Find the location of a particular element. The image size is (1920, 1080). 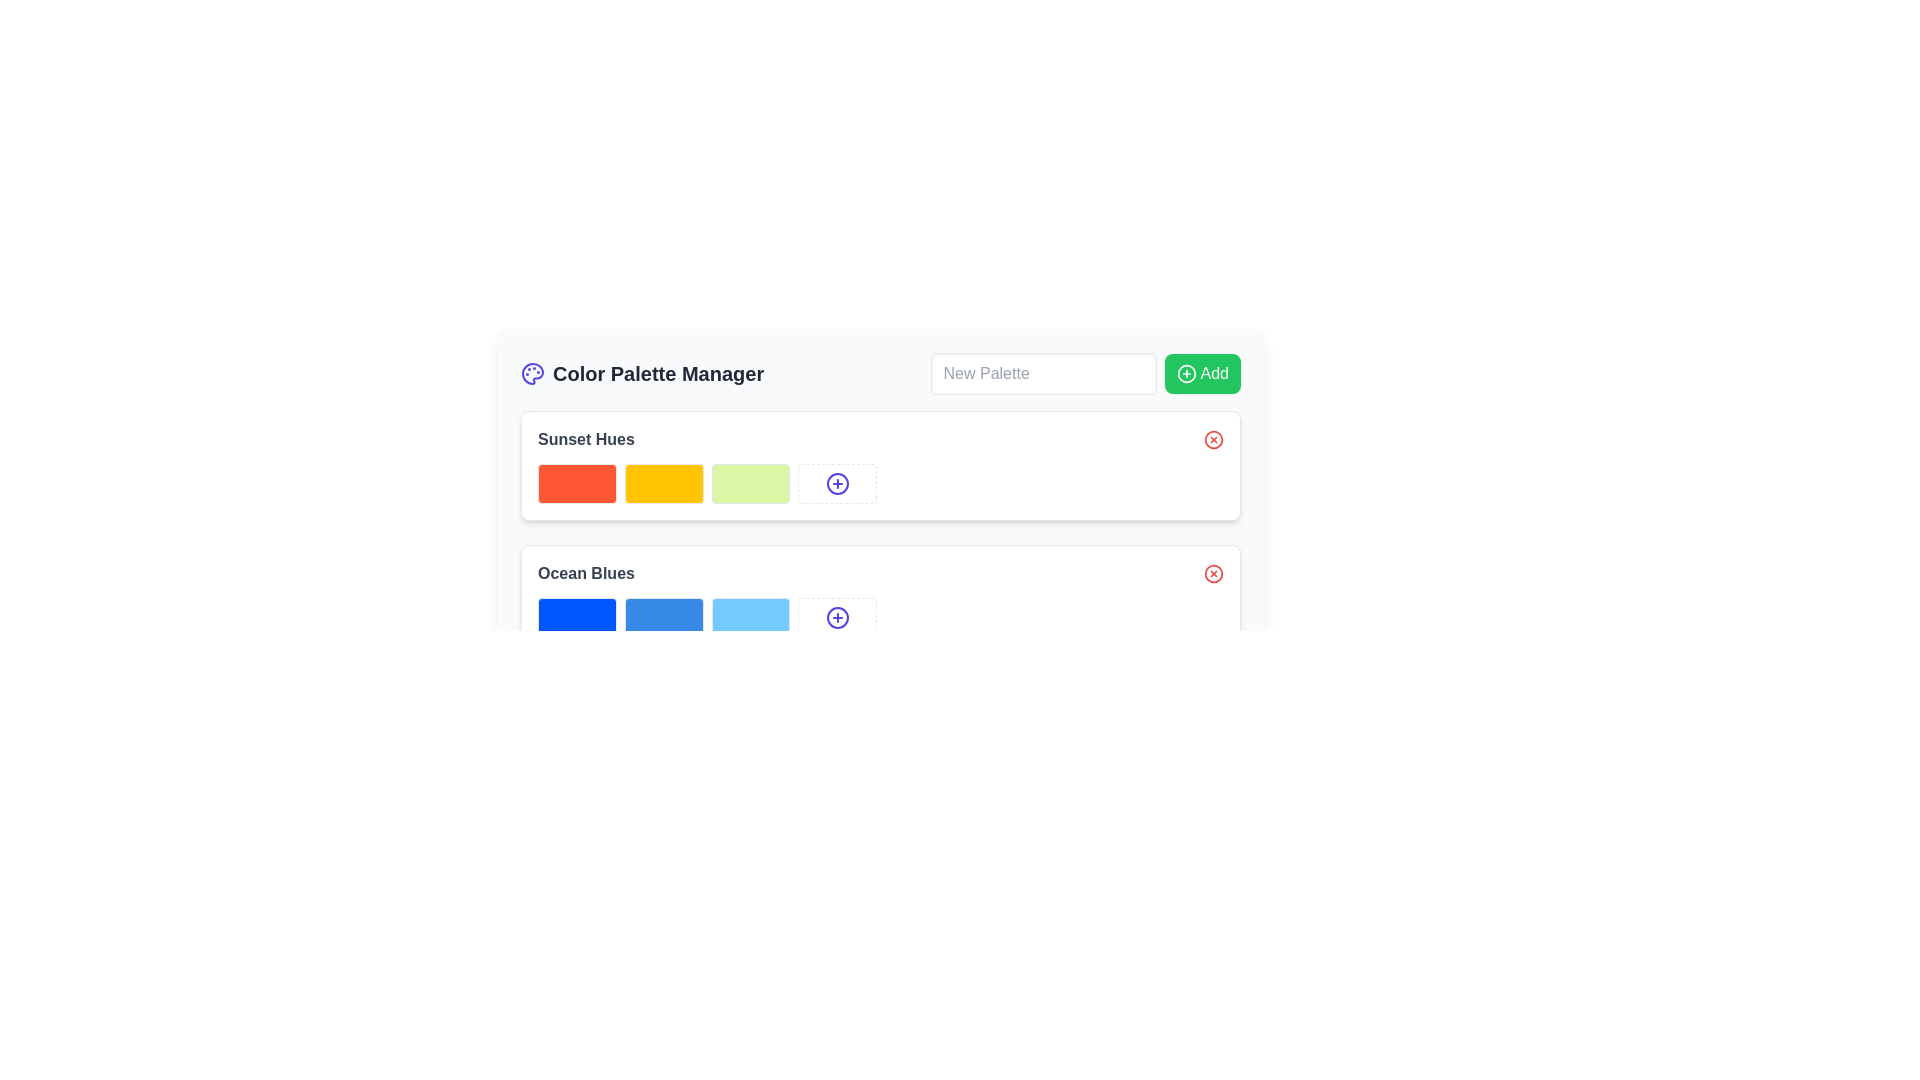

the vibrant red color swatch with a smooth rounded border in the 'Sunset Hues' group is located at coordinates (576, 483).